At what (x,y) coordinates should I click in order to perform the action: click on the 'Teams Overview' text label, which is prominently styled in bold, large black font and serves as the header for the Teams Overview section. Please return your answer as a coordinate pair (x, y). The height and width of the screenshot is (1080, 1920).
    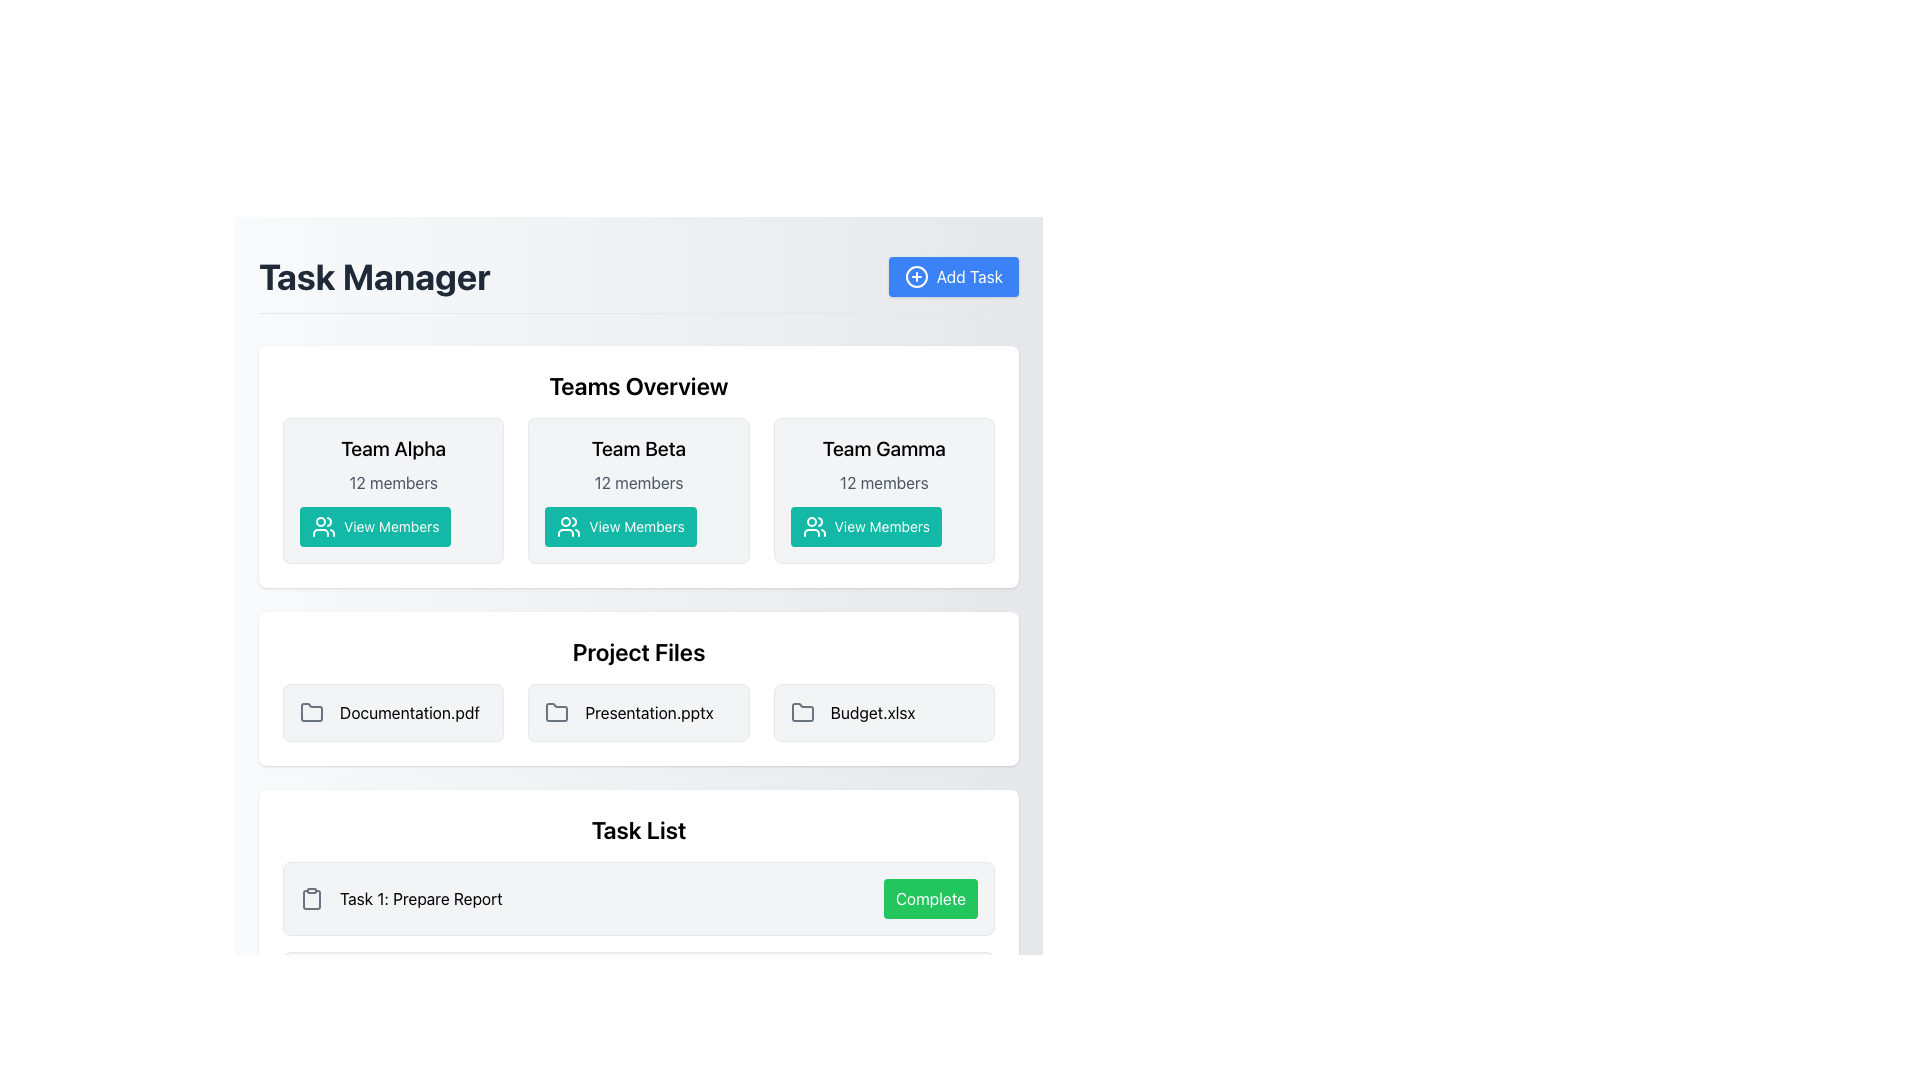
    Looking at the image, I should click on (637, 385).